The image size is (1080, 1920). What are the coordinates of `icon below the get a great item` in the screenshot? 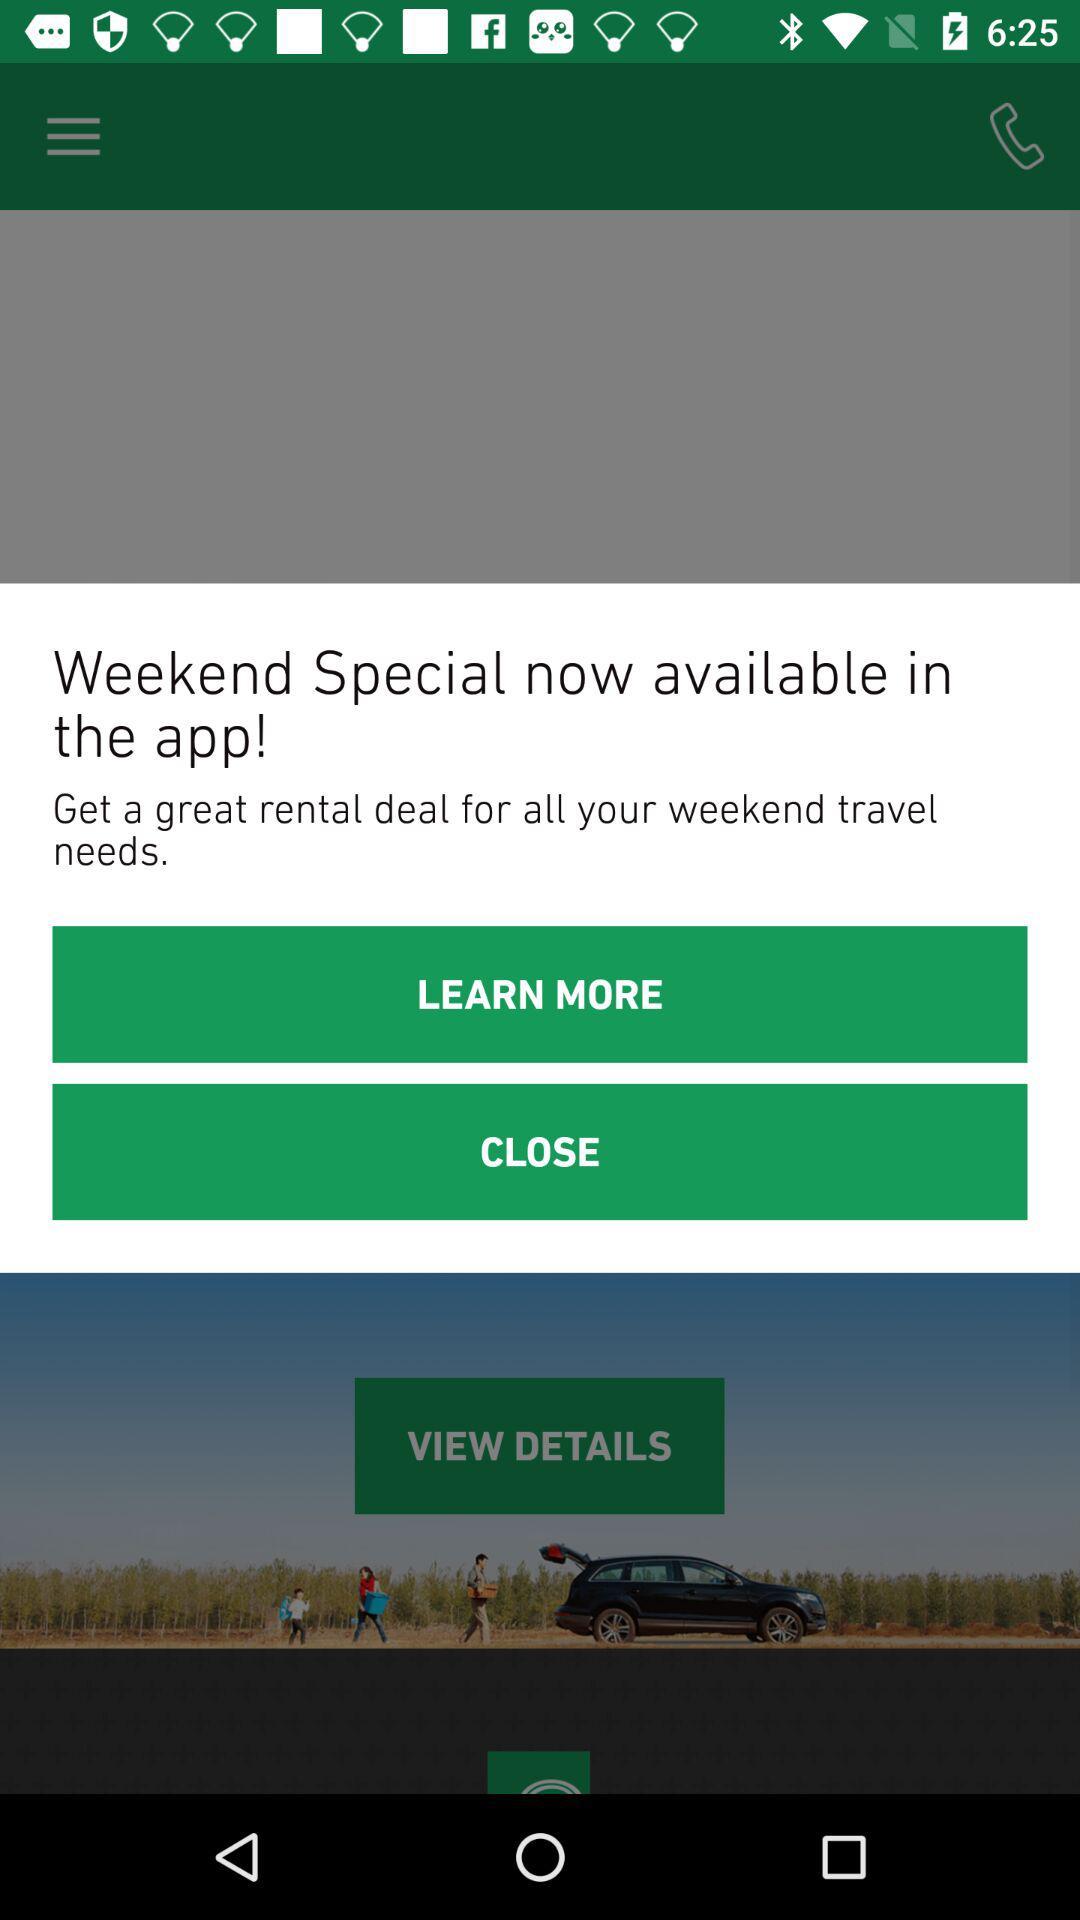 It's located at (540, 994).